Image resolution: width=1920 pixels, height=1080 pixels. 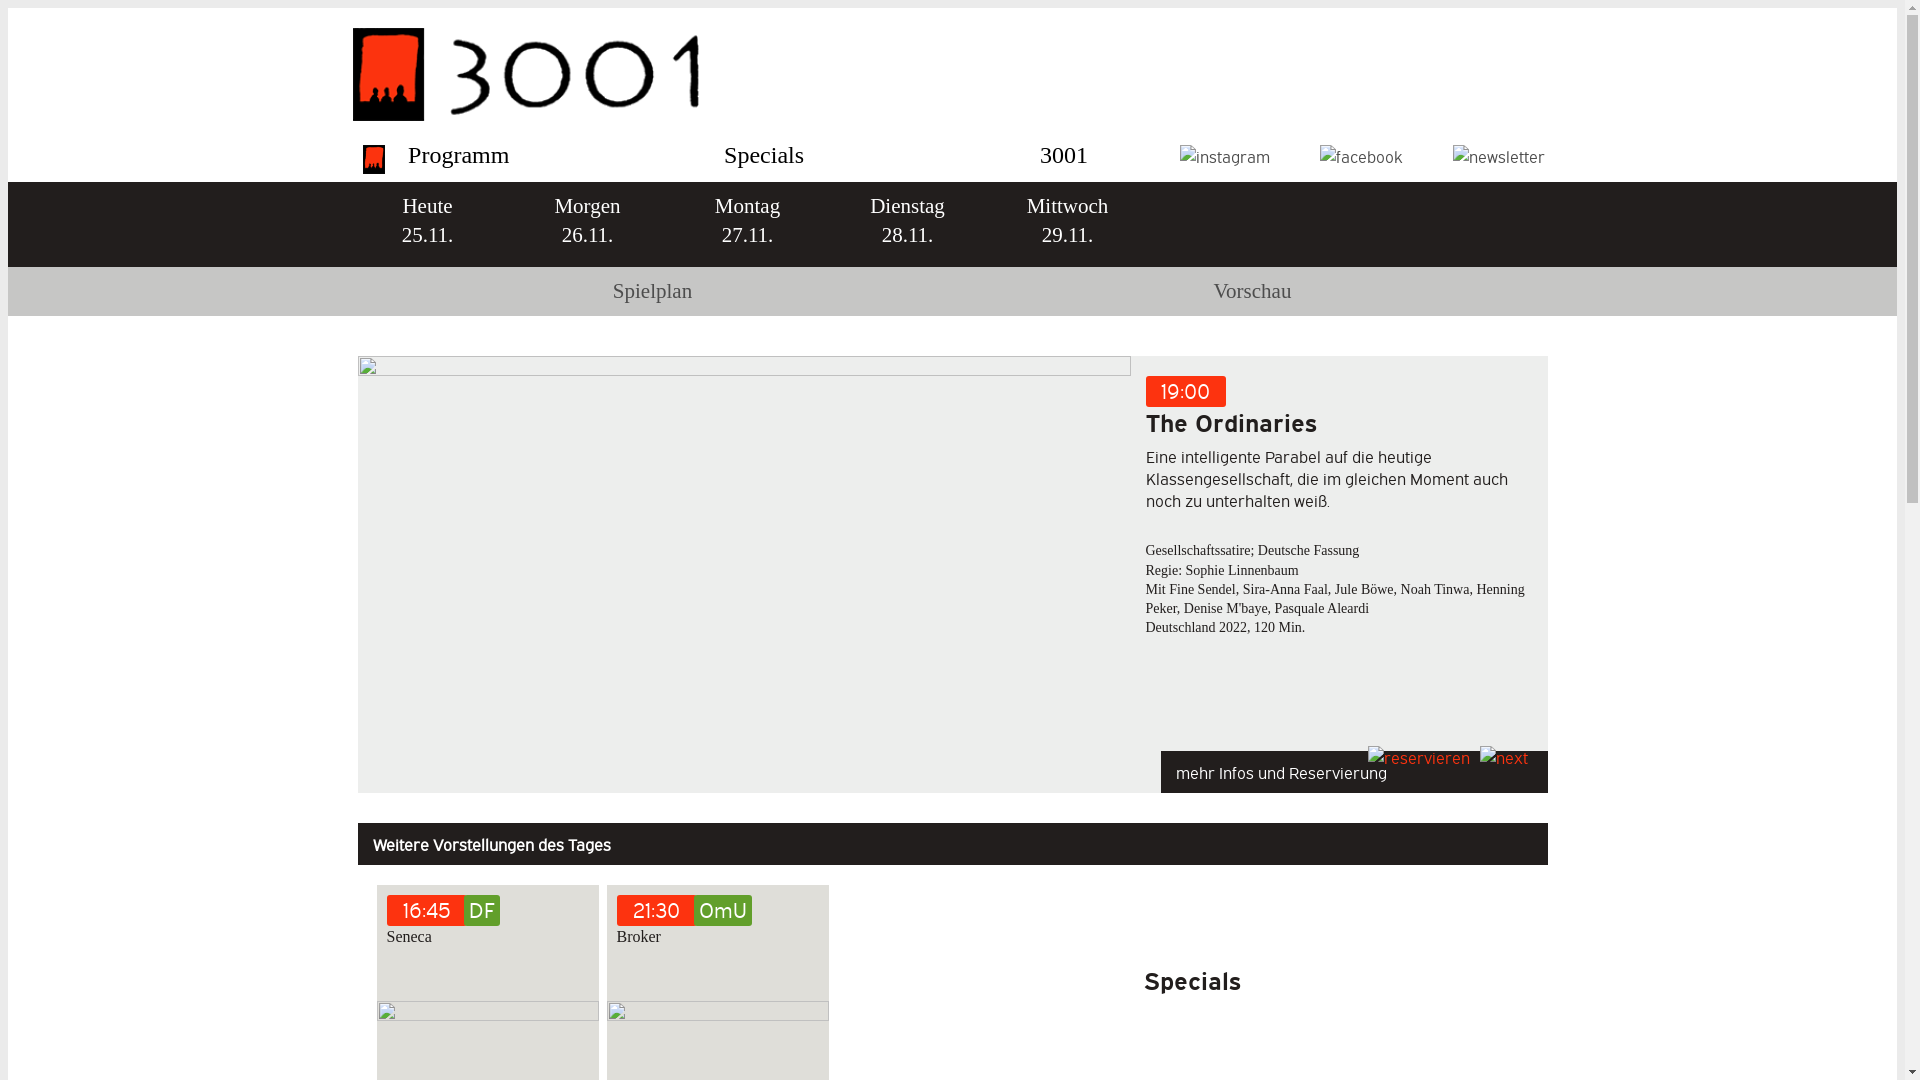 I want to click on 'Mittwoch, so click(x=1065, y=224).